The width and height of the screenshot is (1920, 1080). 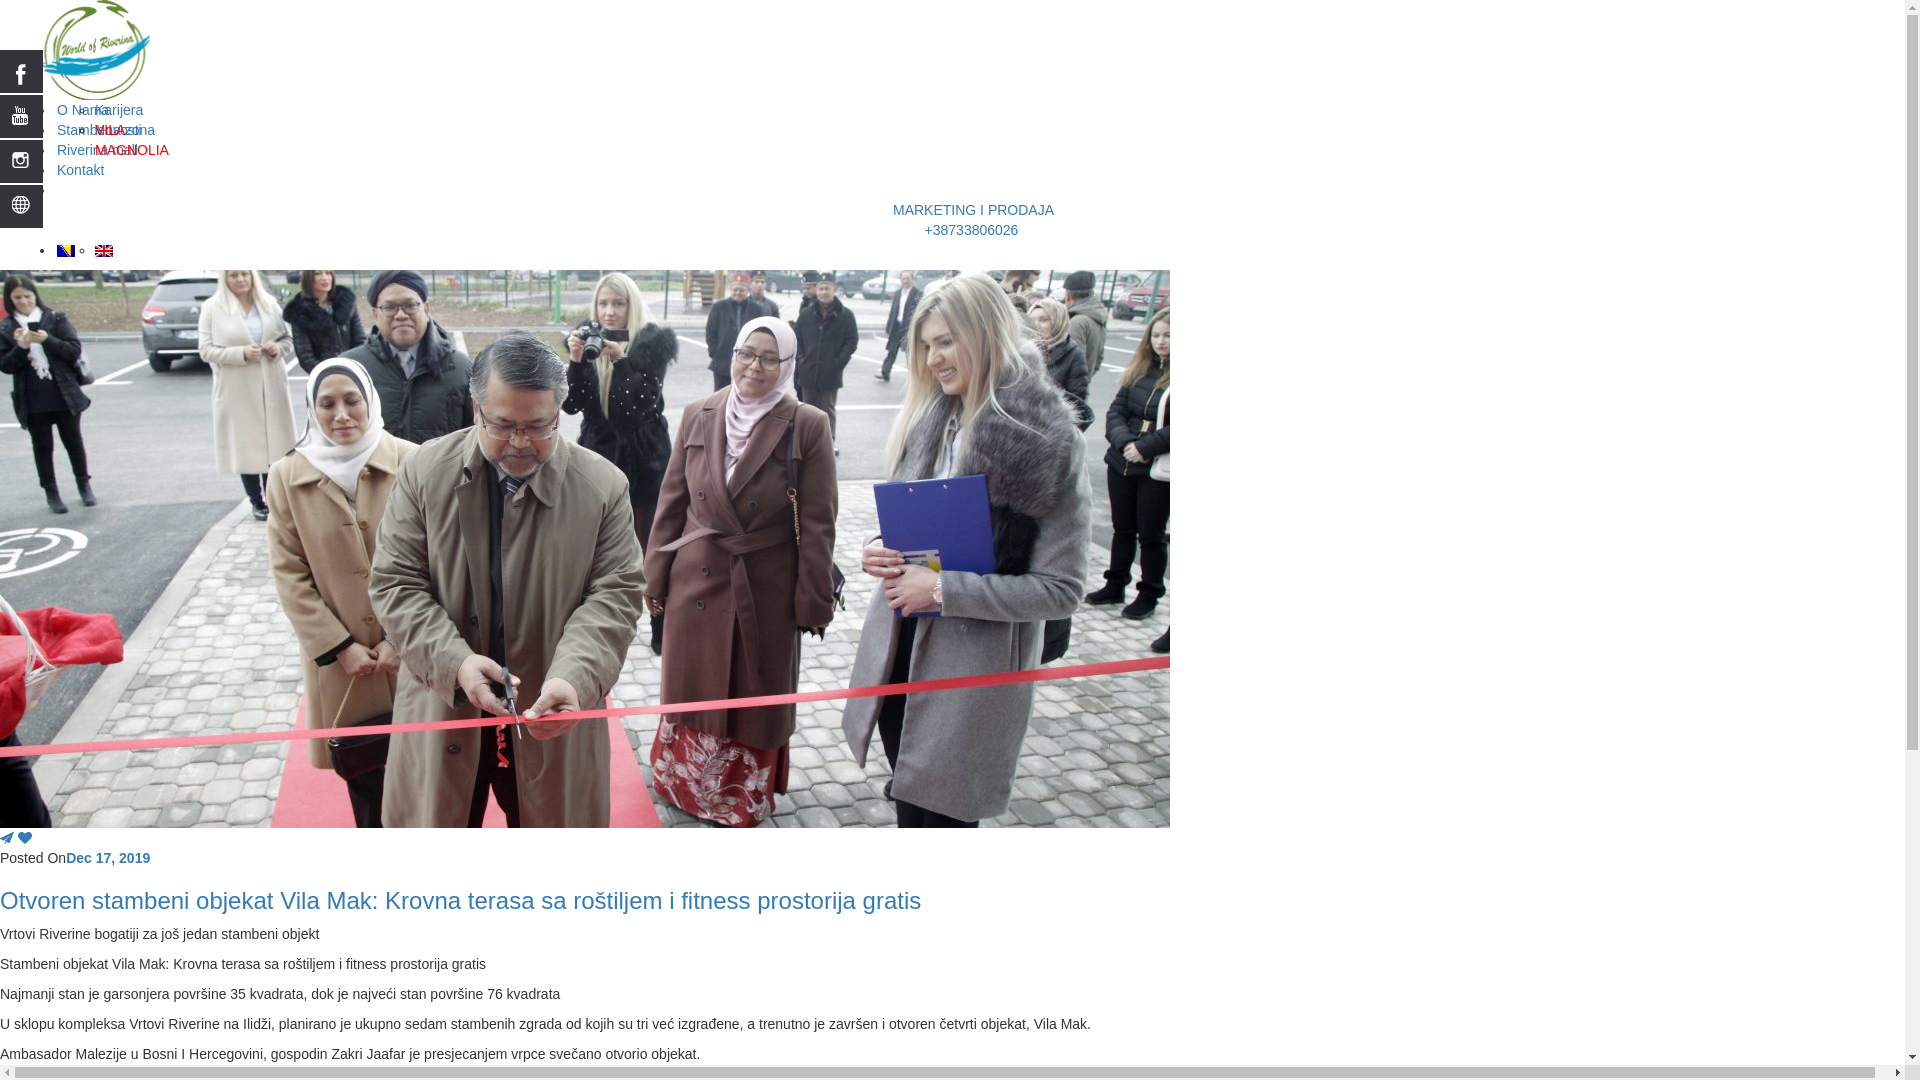 What do you see at coordinates (96, 149) in the screenshot?
I see `'Riverina mall'` at bounding box center [96, 149].